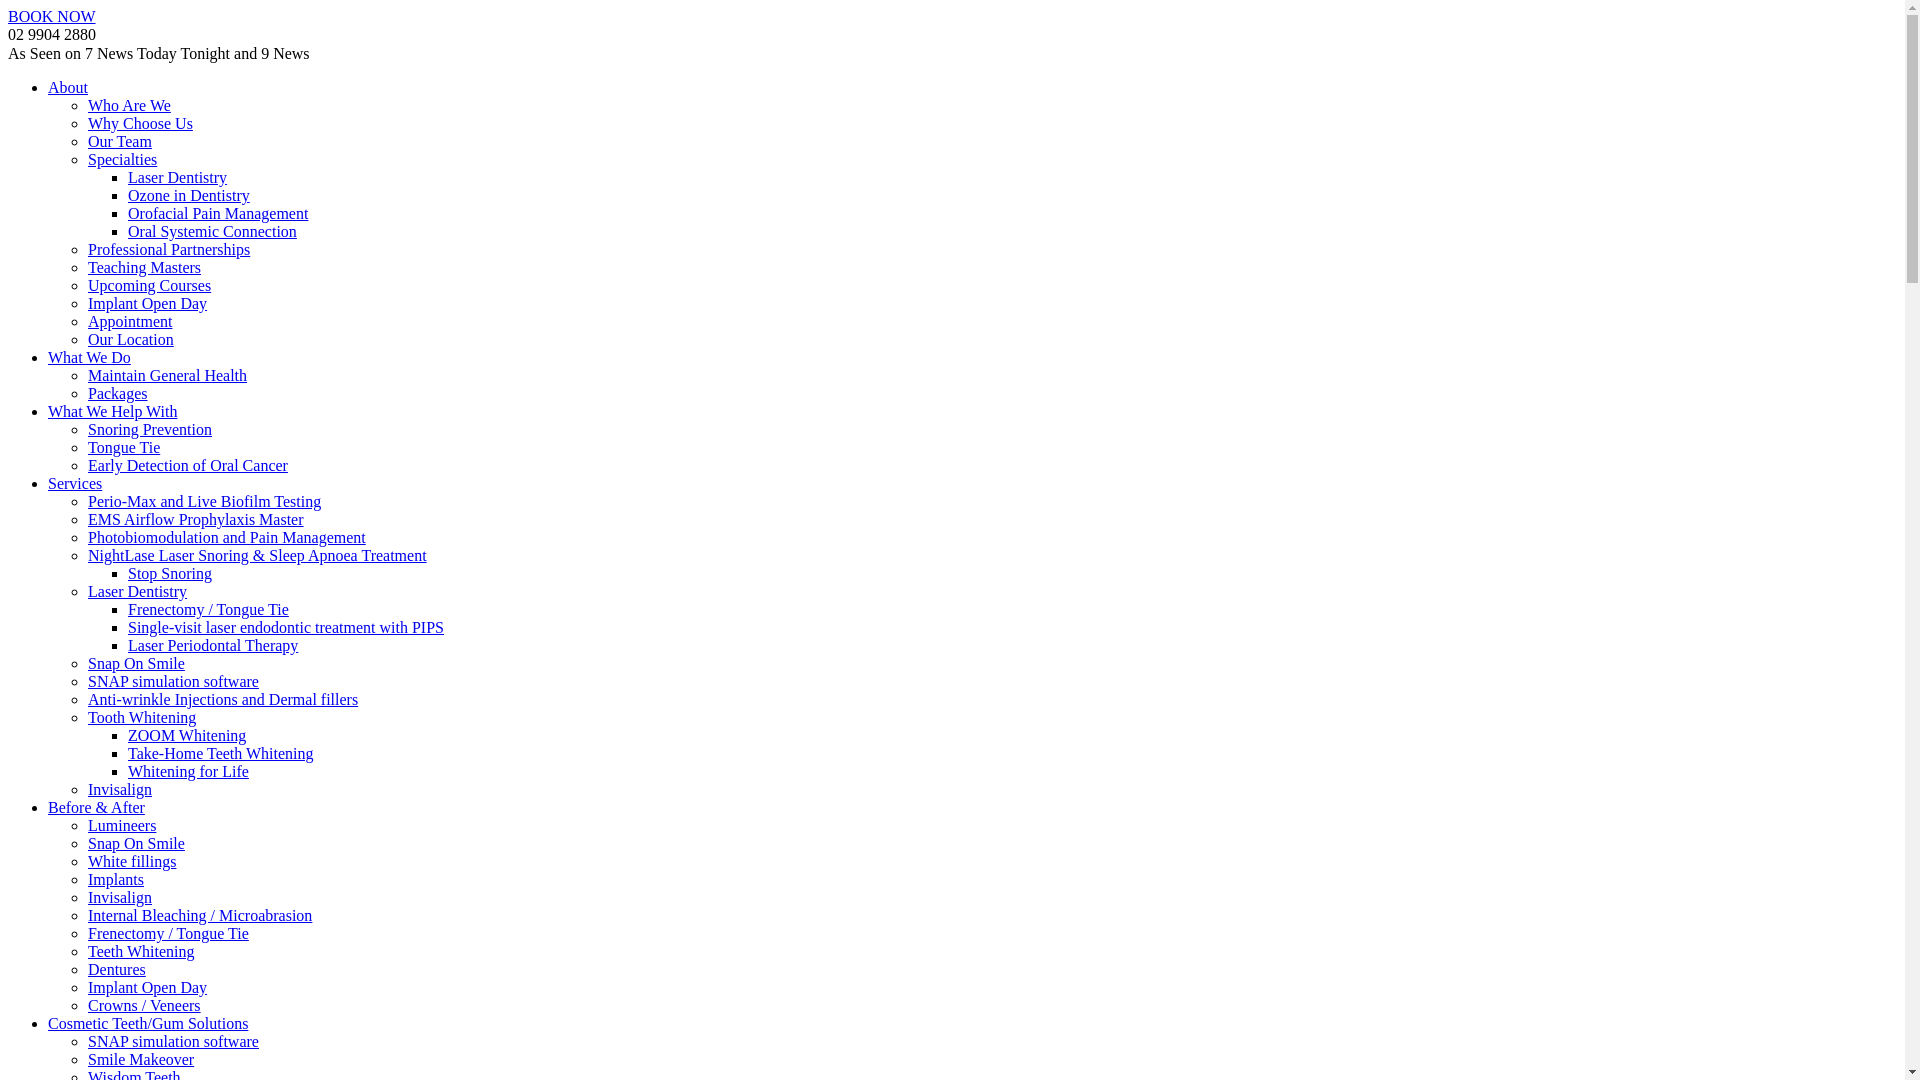 This screenshot has height=1080, width=1920. Describe the element at coordinates (48, 410) in the screenshot. I see `'What We Help With'` at that location.